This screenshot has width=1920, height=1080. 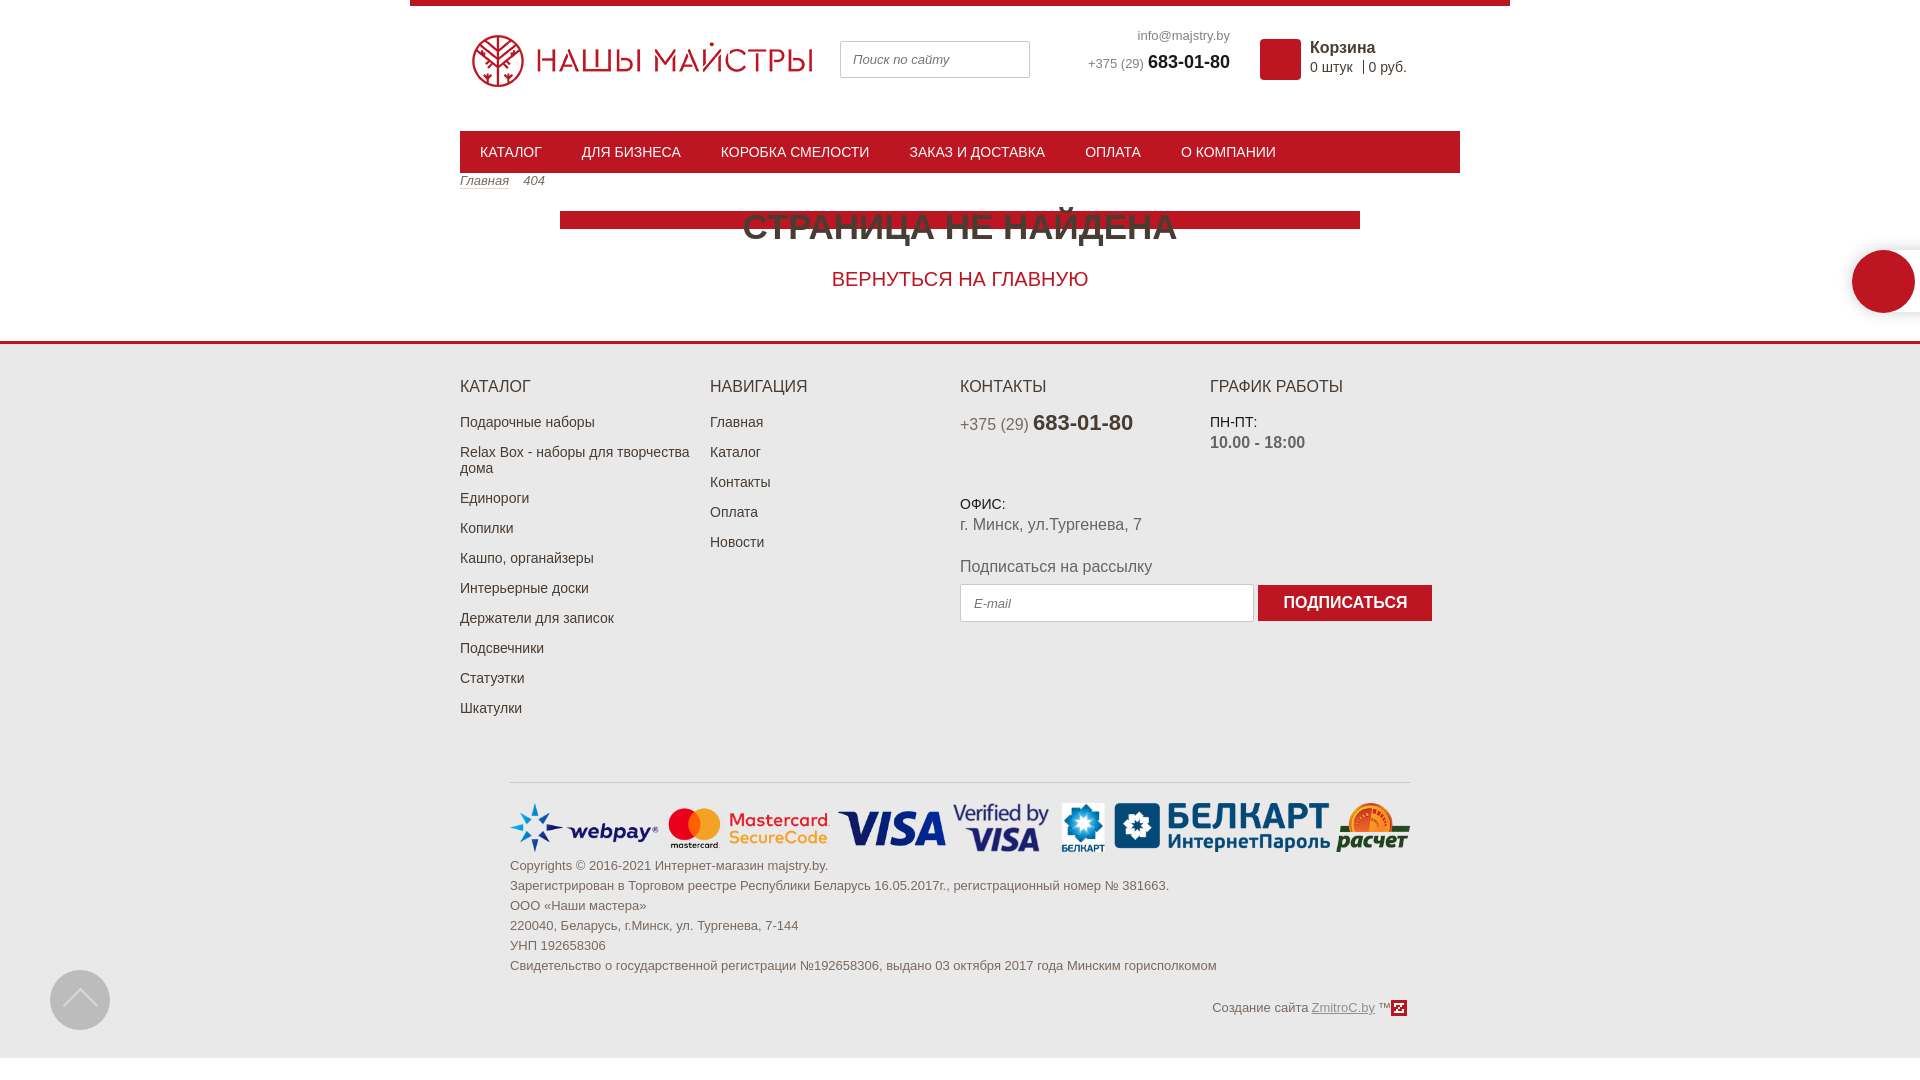 What do you see at coordinates (1137, 35) in the screenshot?
I see `'info@majstry.by'` at bounding box center [1137, 35].